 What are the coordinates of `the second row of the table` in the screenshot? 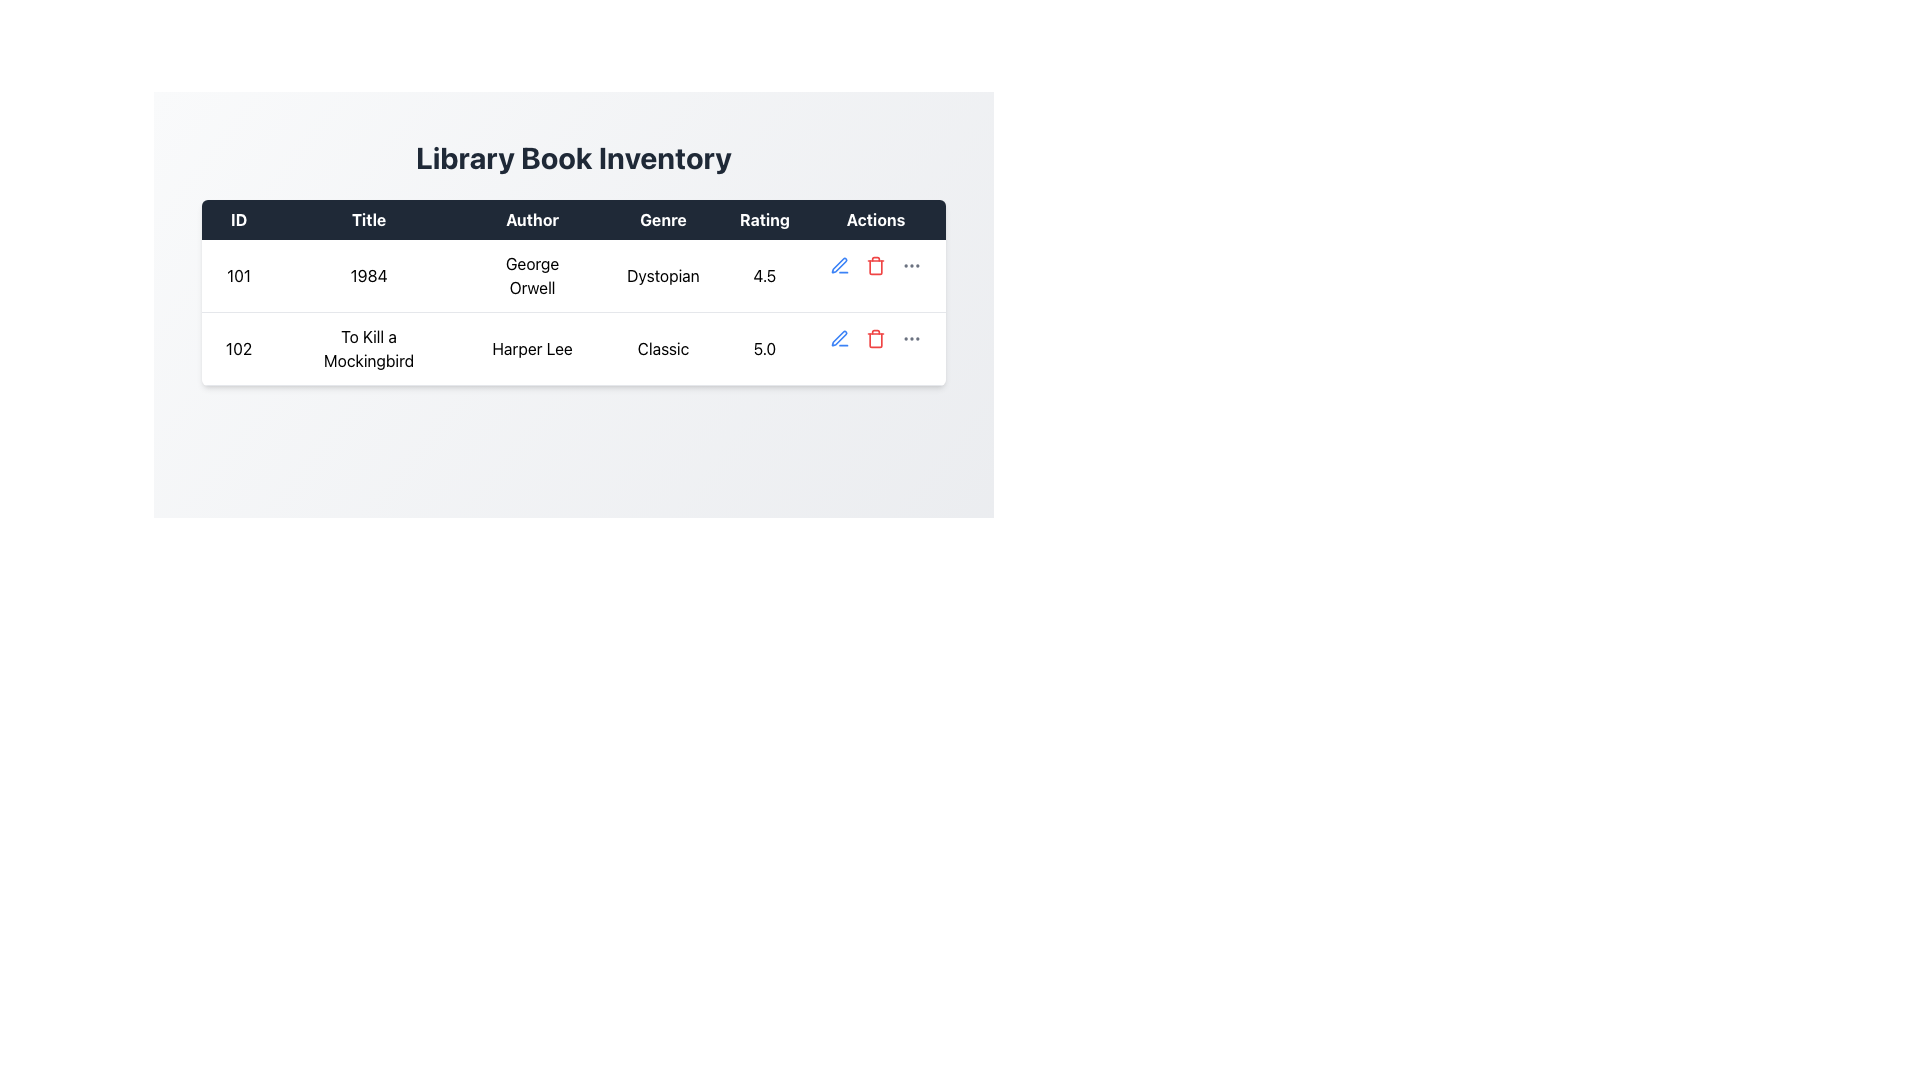 It's located at (573, 347).